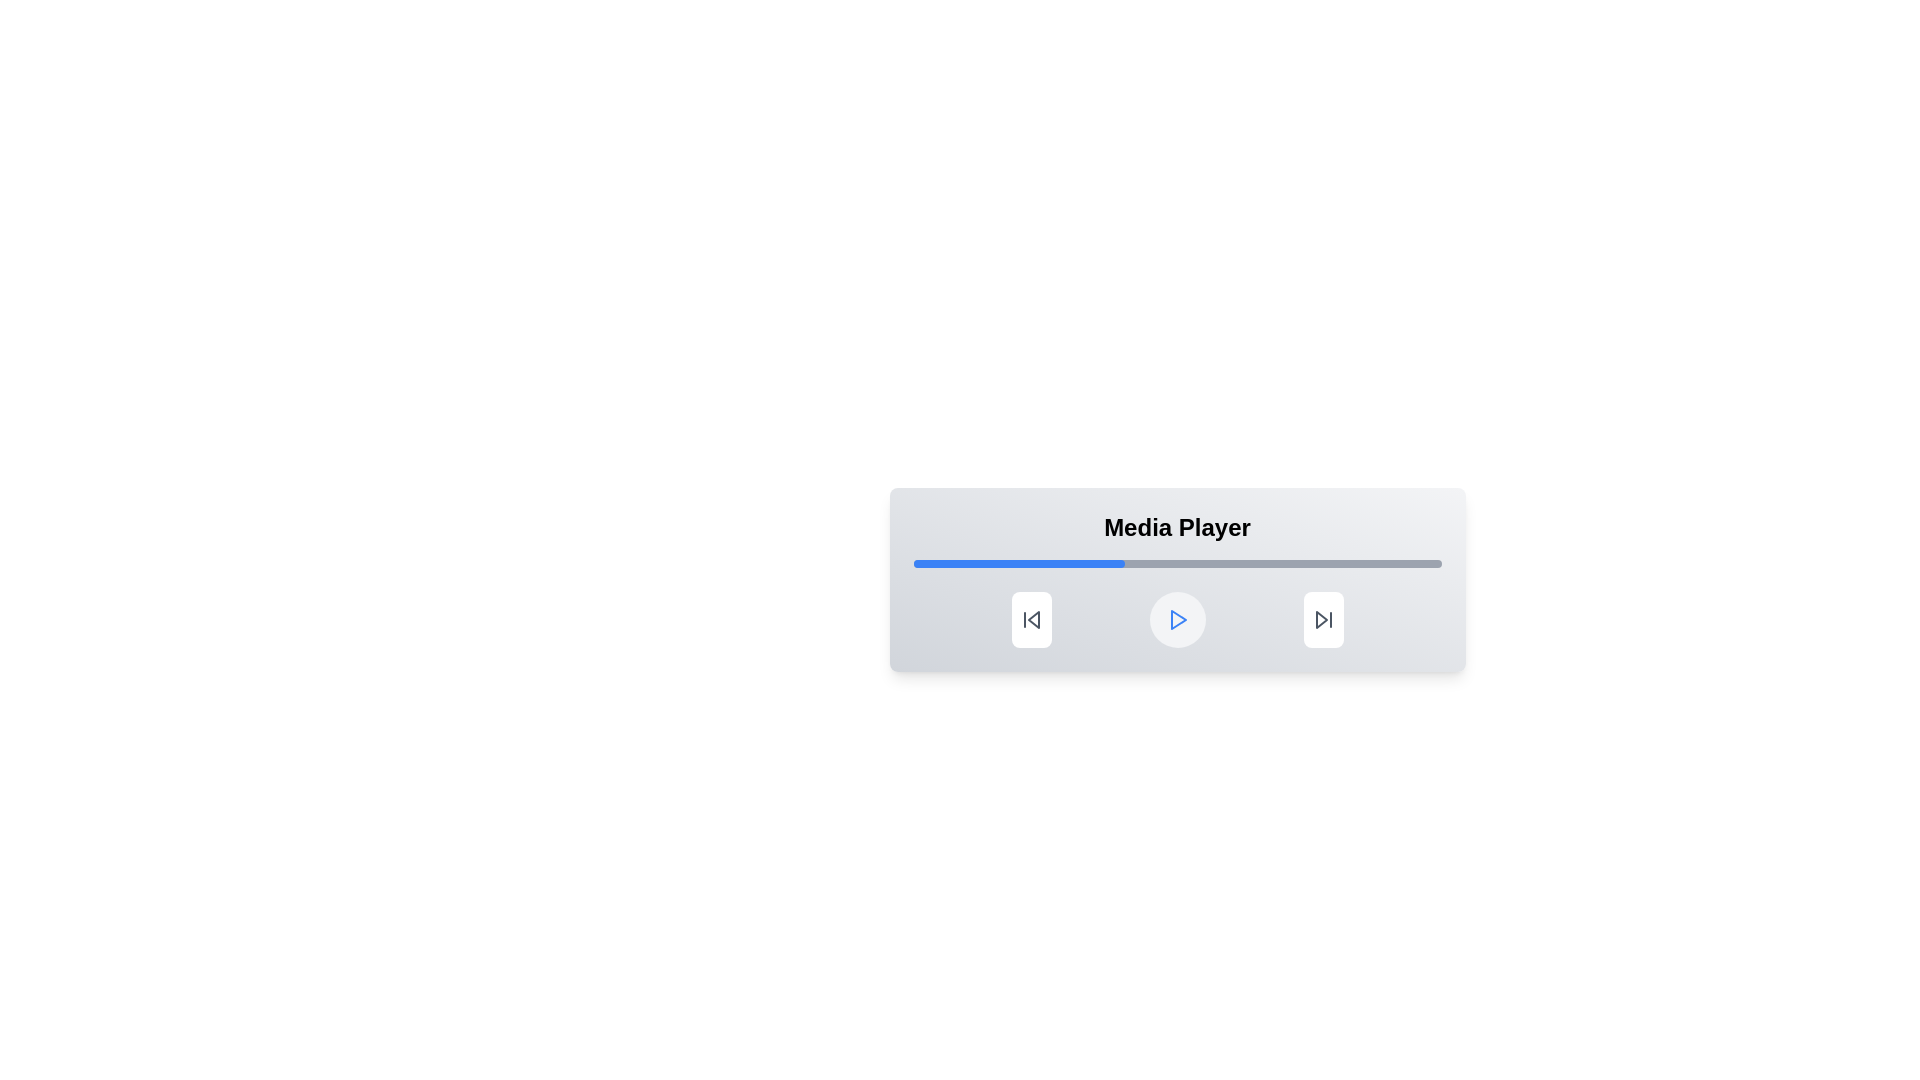 This screenshot has width=1920, height=1080. I want to click on the skip forward button, which is a forward navigation icon styled as two right-pointing triangles adjacent to a vertical line, located at the bottom-center of the interface, so click(1323, 619).